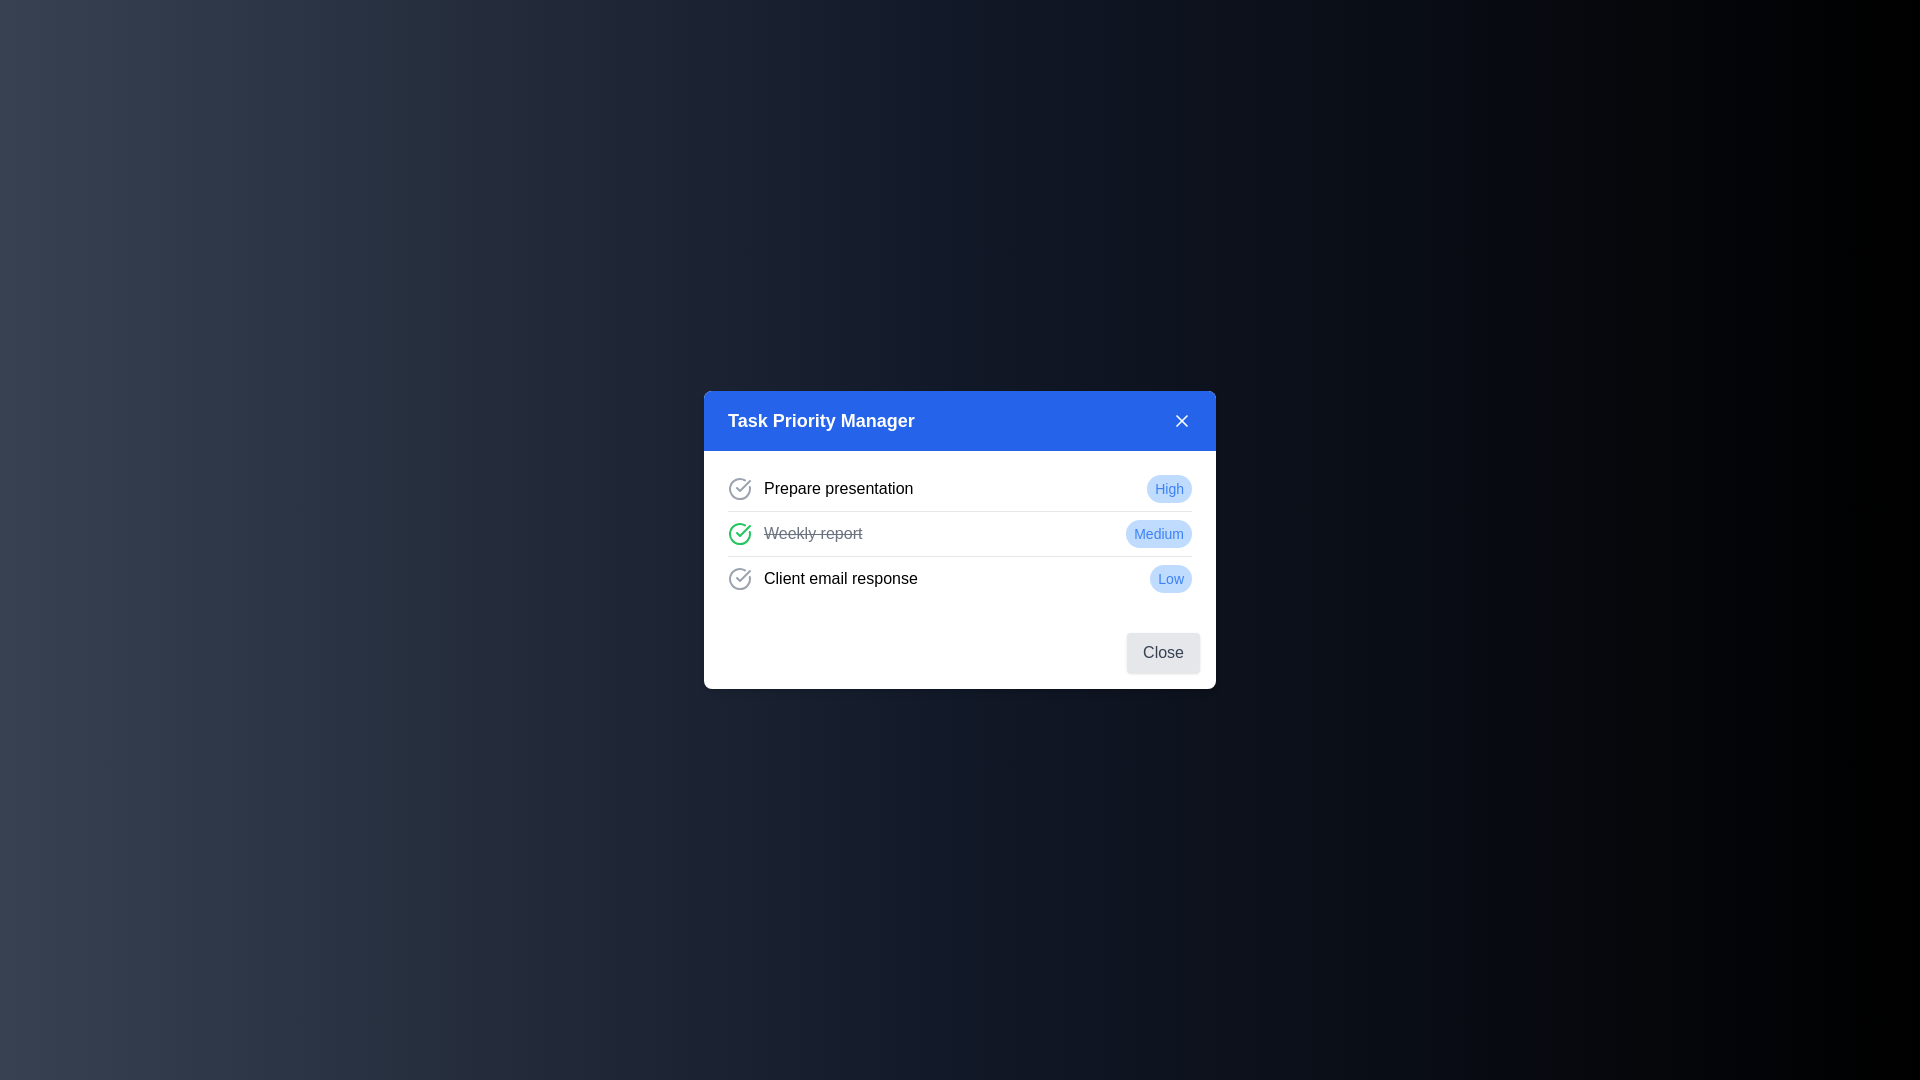 Image resolution: width=1920 pixels, height=1080 pixels. I want to click on the state of the checkmark icon indicating completion for the 'Weekly report' task, so click(742, 530).